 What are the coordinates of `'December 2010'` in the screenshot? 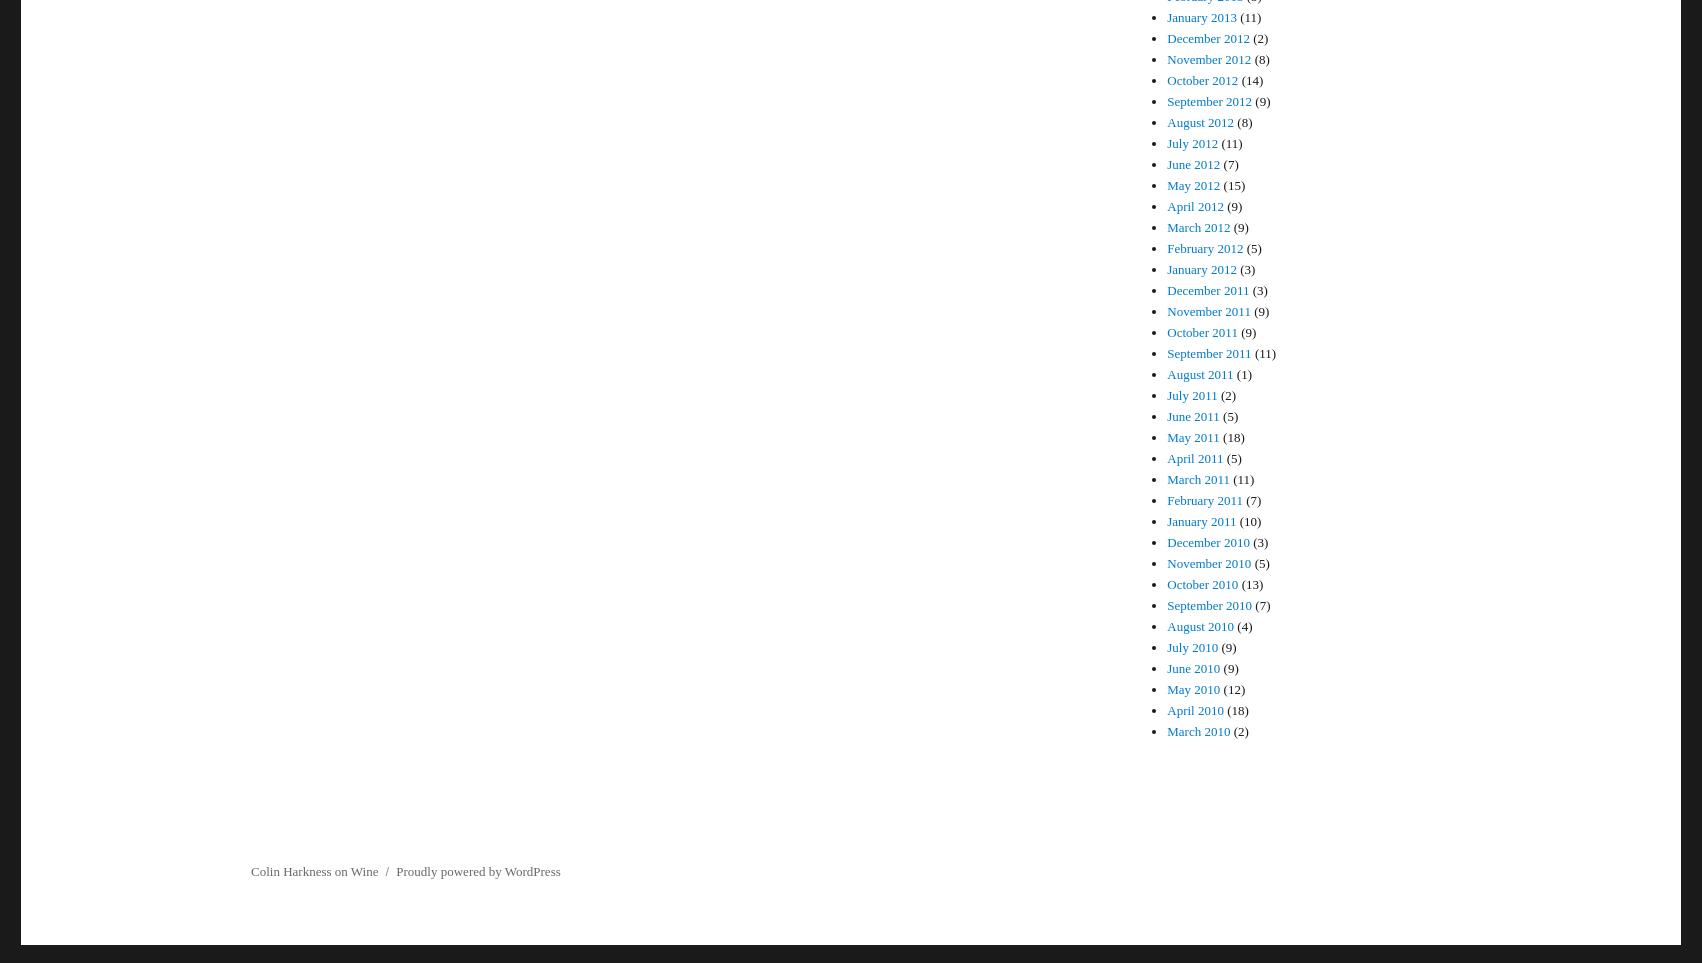 It's located at (1208, 541).